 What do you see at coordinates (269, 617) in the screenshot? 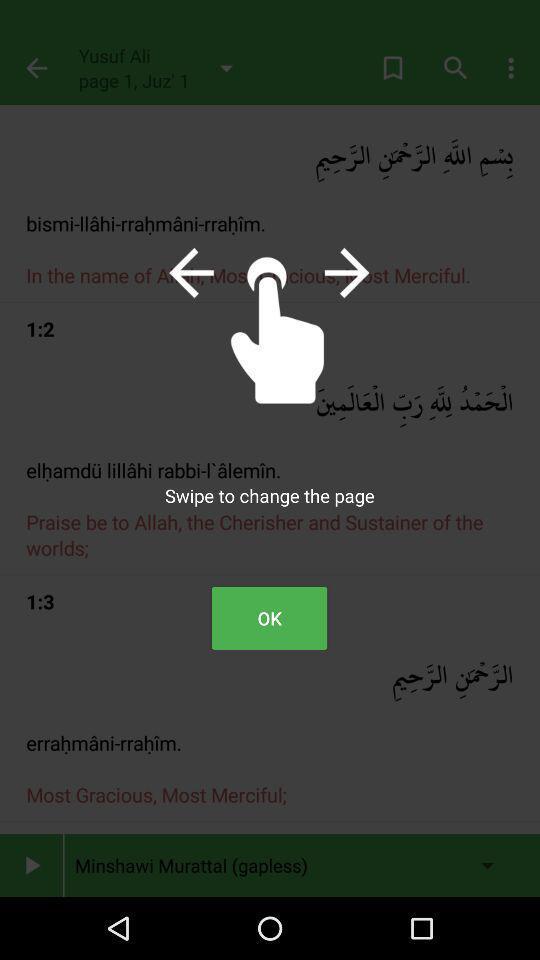
I see `the icon below the swipe to change` at bounding box center [269, 617].